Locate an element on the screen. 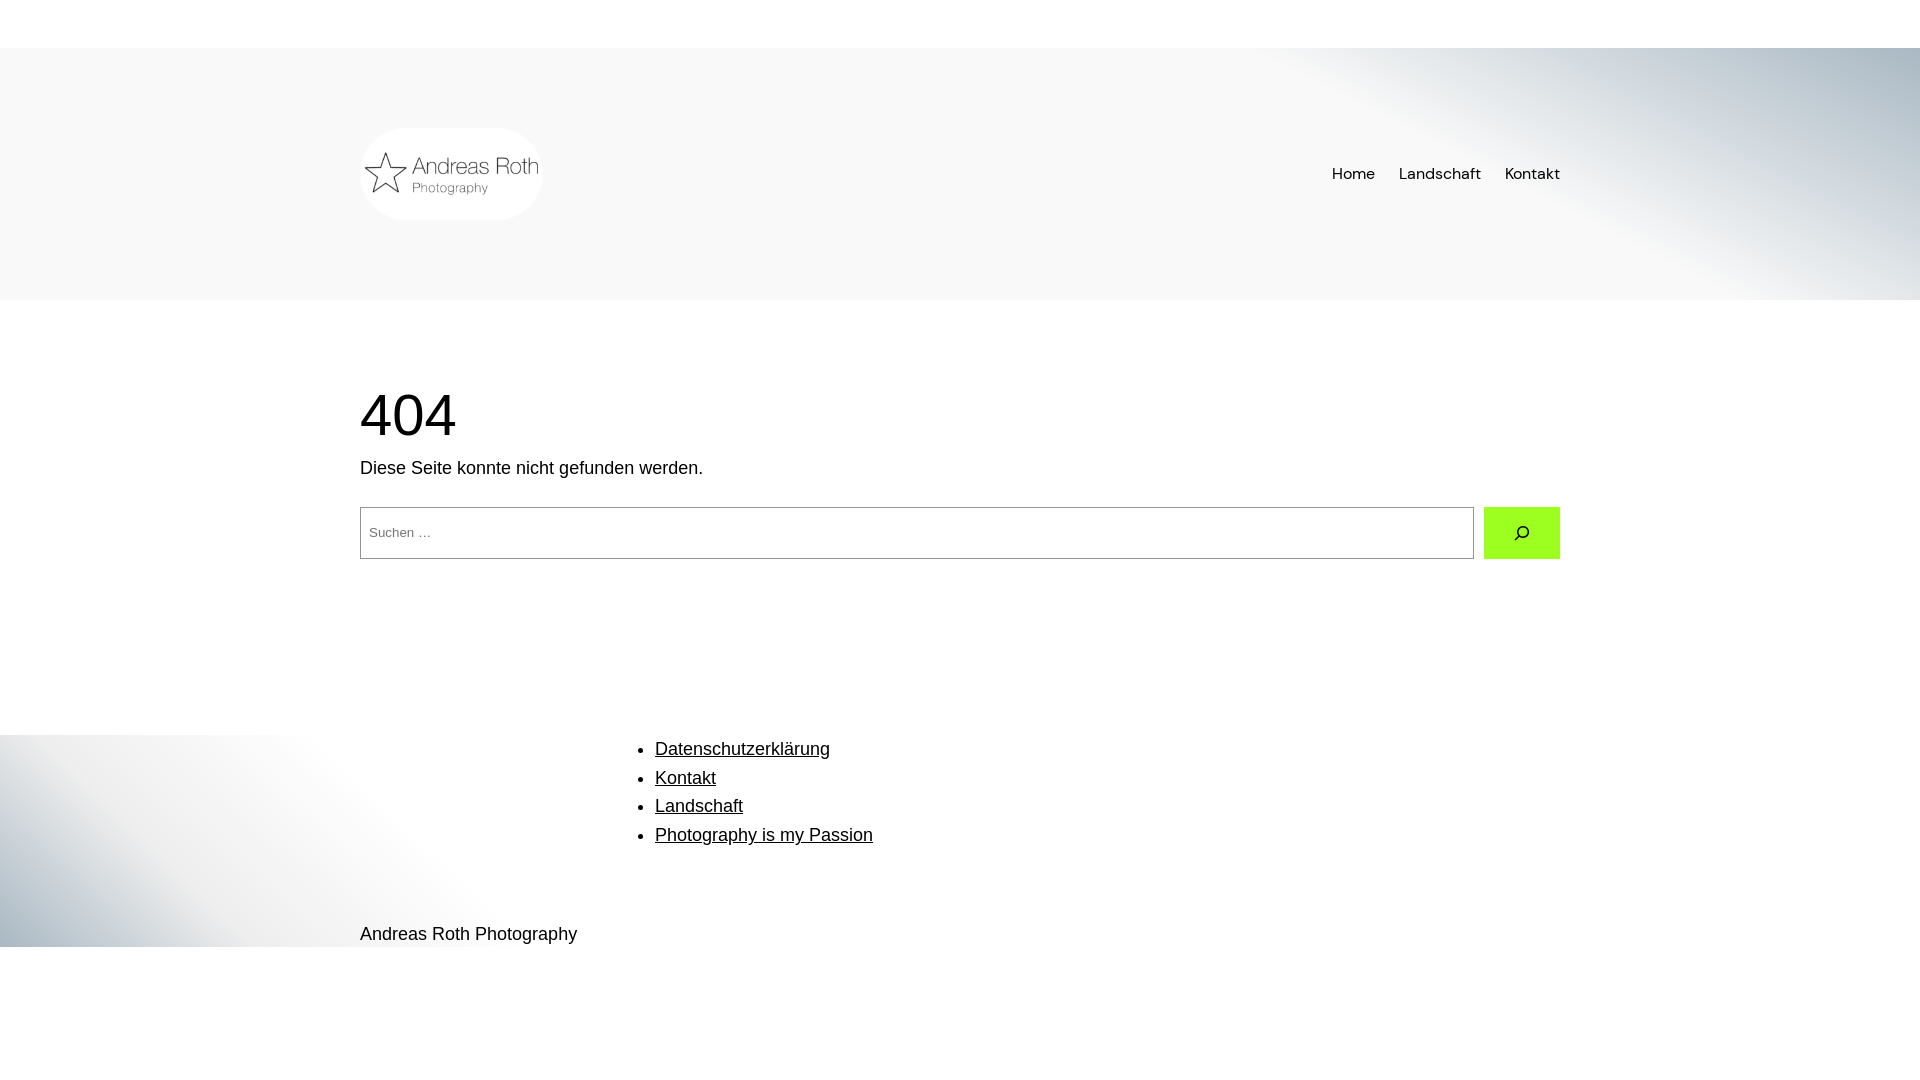  'Kontakt' is located at coordinates (1505, 172).